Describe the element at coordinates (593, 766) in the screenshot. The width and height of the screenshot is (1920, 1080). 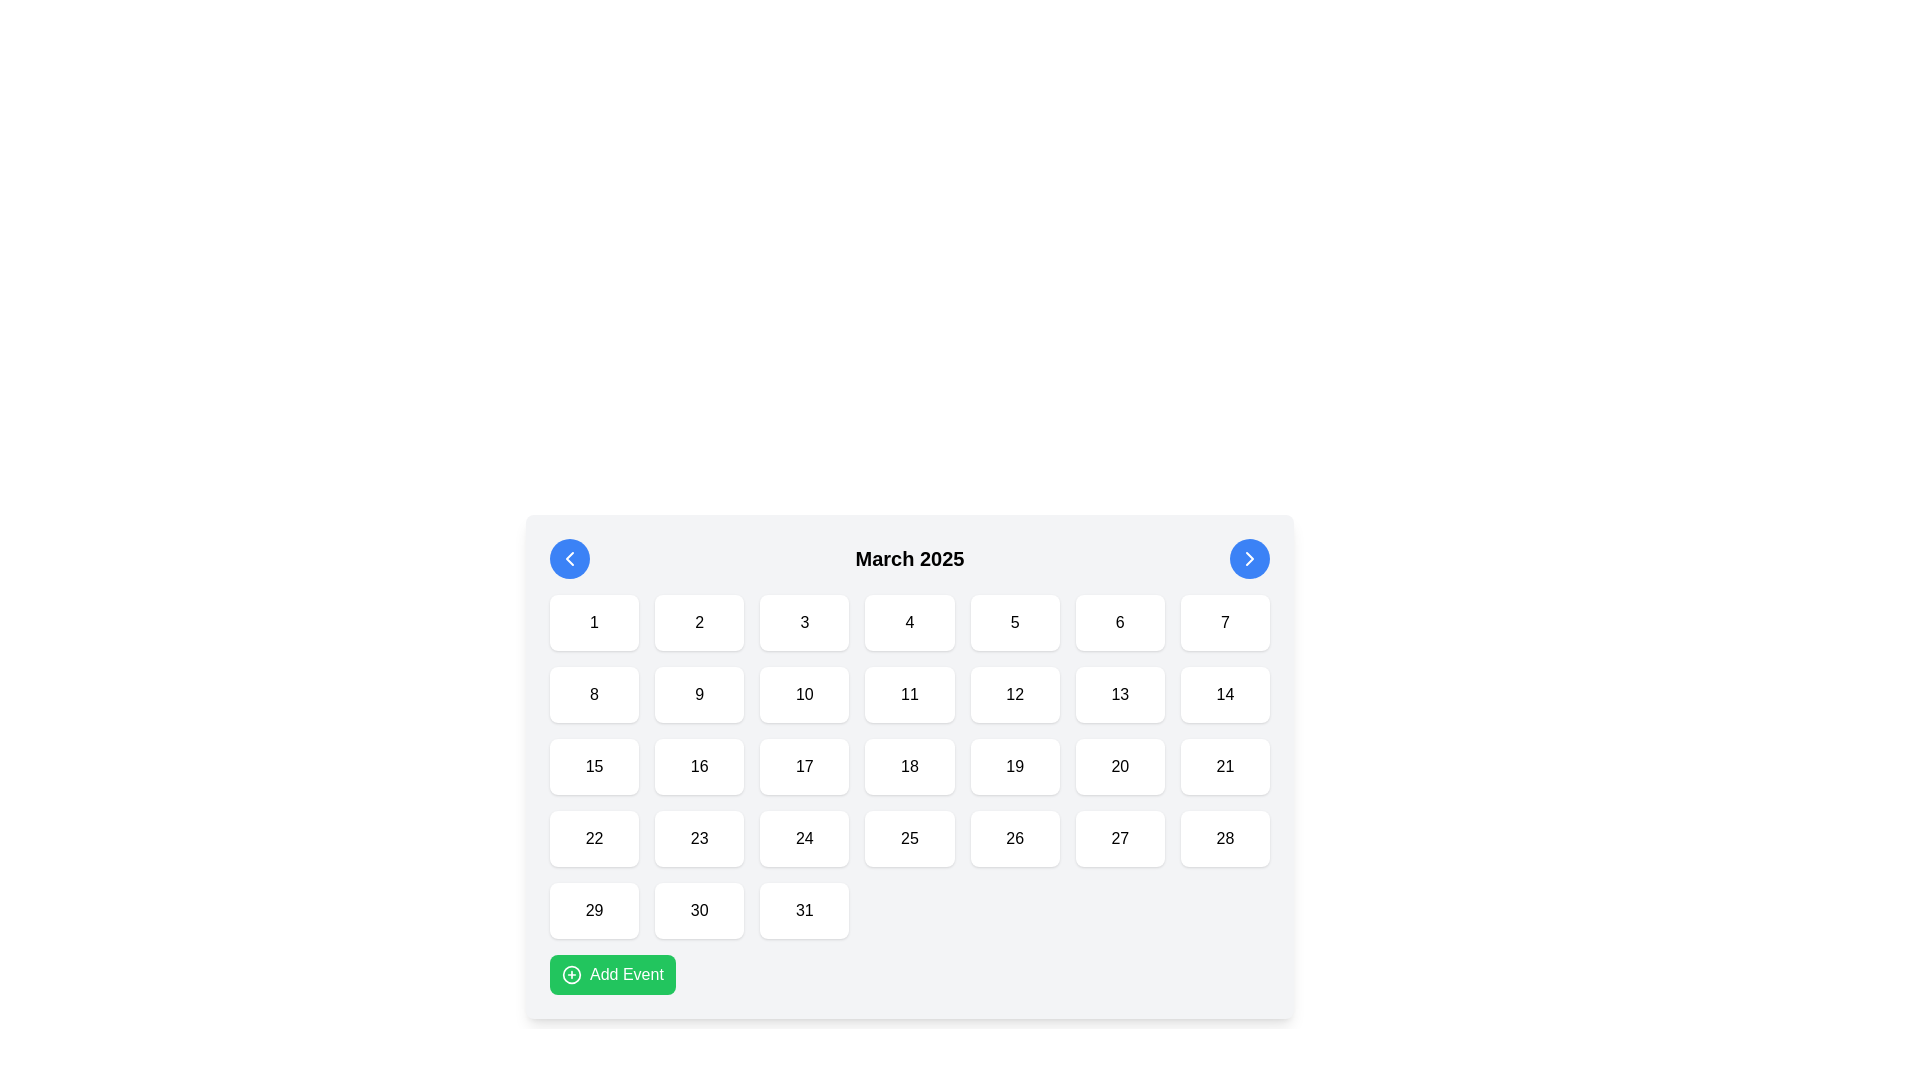
I see `the calendar button representing the 15th day of the month located in the third row and first column of the calendar grid` at that location.